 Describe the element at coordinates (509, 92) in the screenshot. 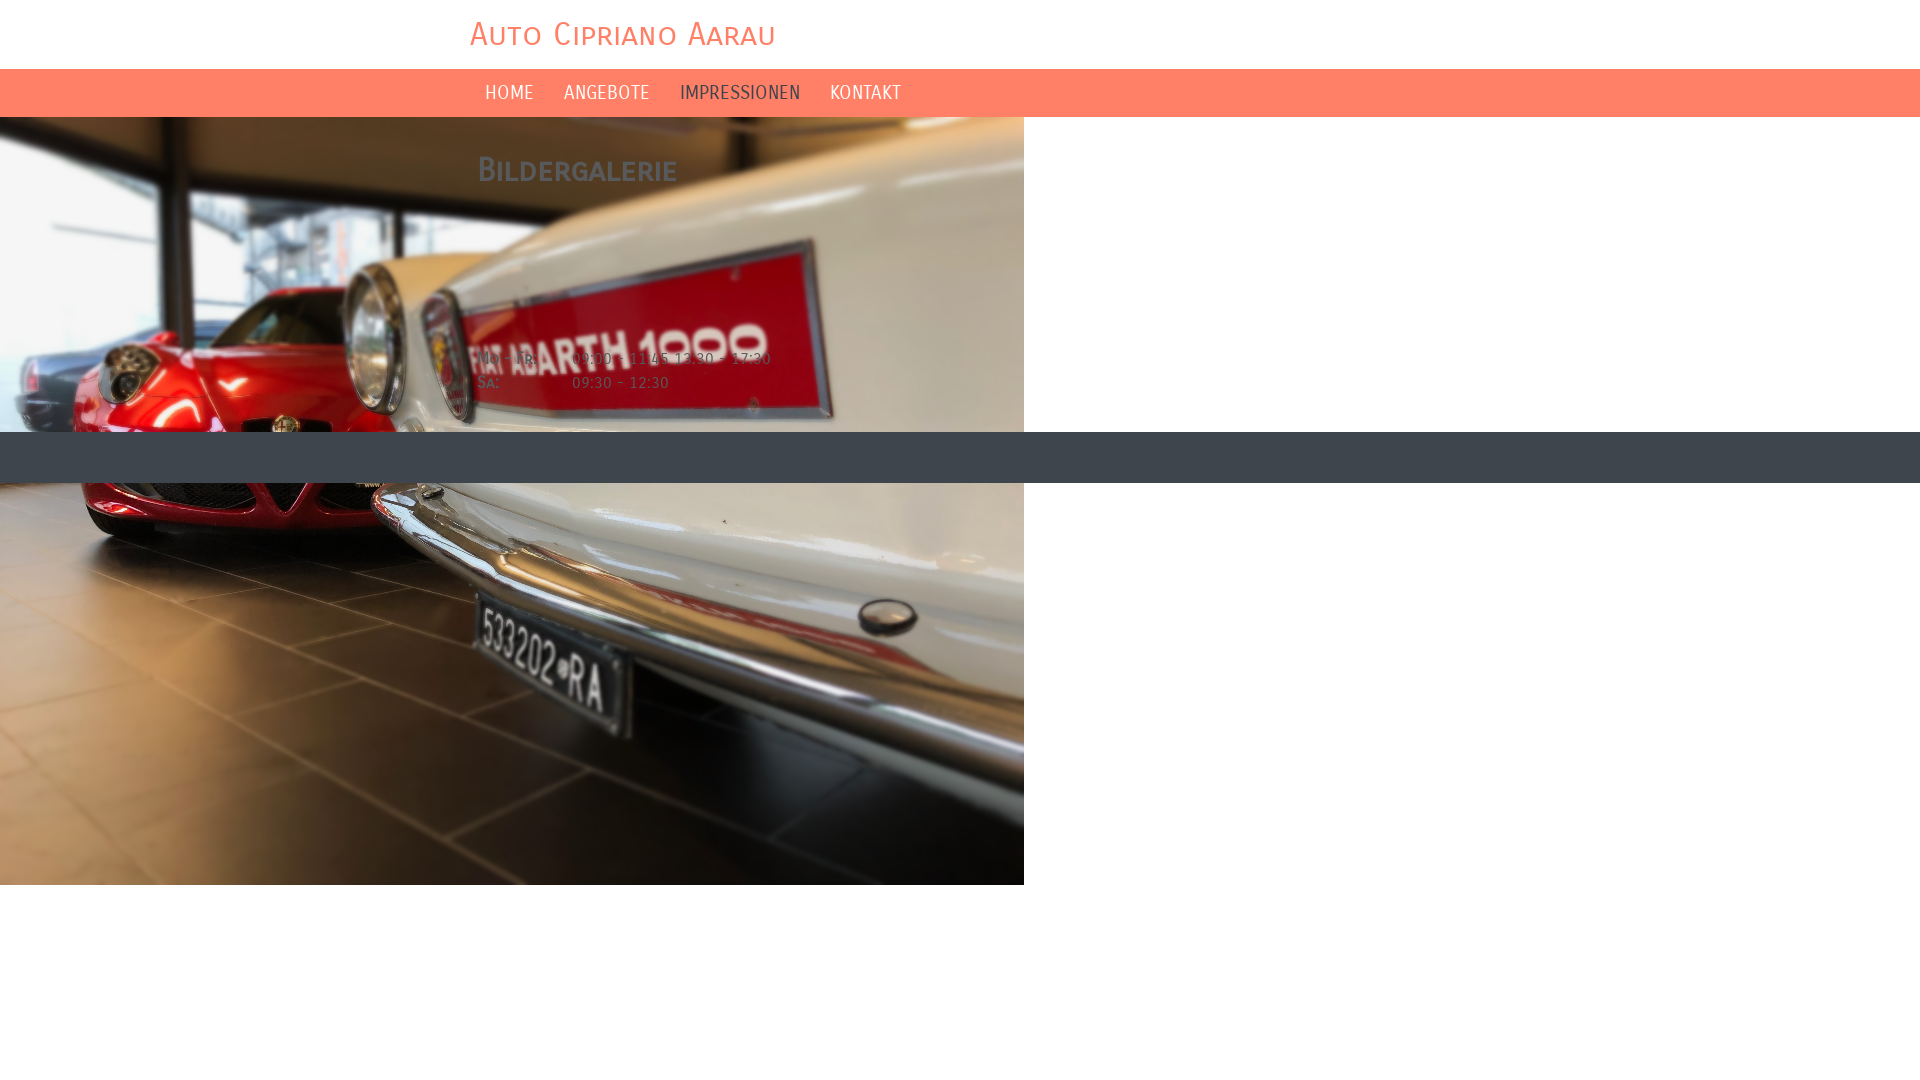

I see `'HOME'` at that location.